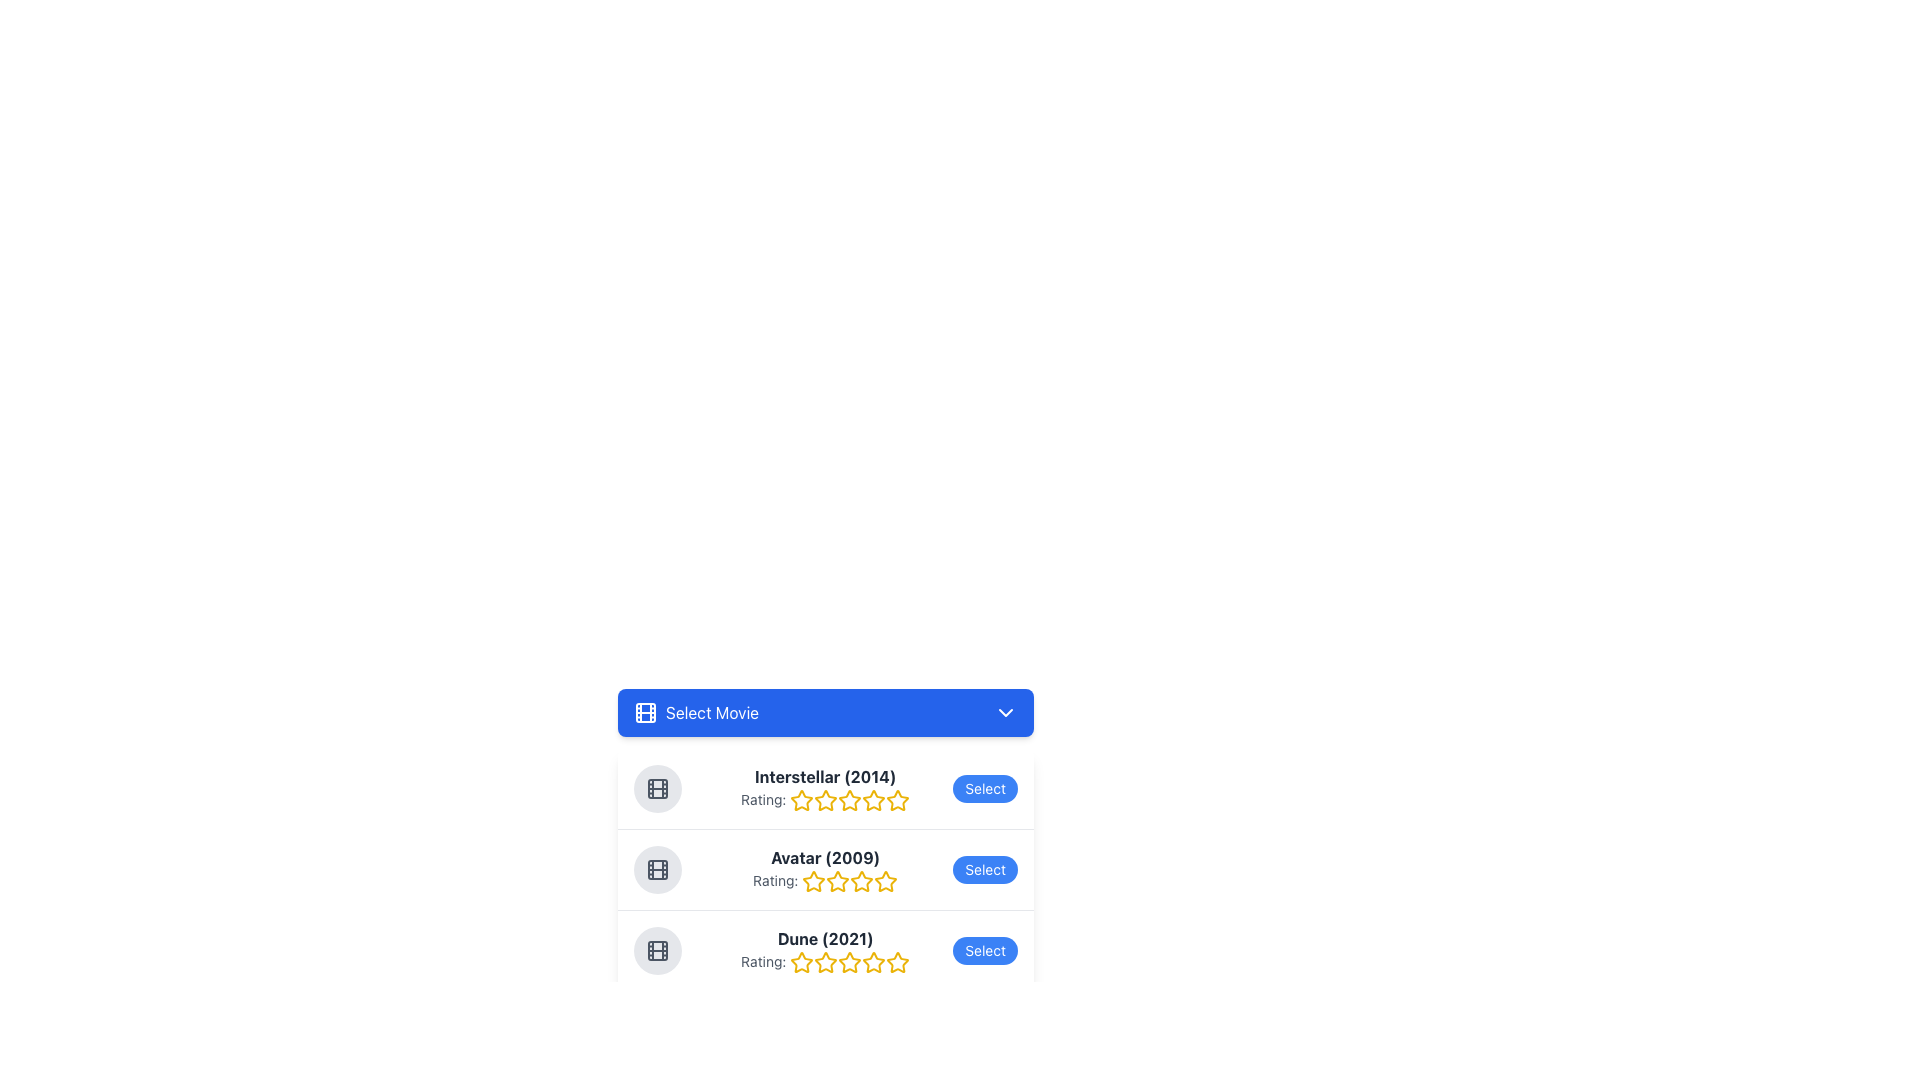 The image size is (1920, 1080). I want to click on the hollow star icon with a yellow border next to the text 'Dune (2021)' in the movie rating section, so click(802, 961).